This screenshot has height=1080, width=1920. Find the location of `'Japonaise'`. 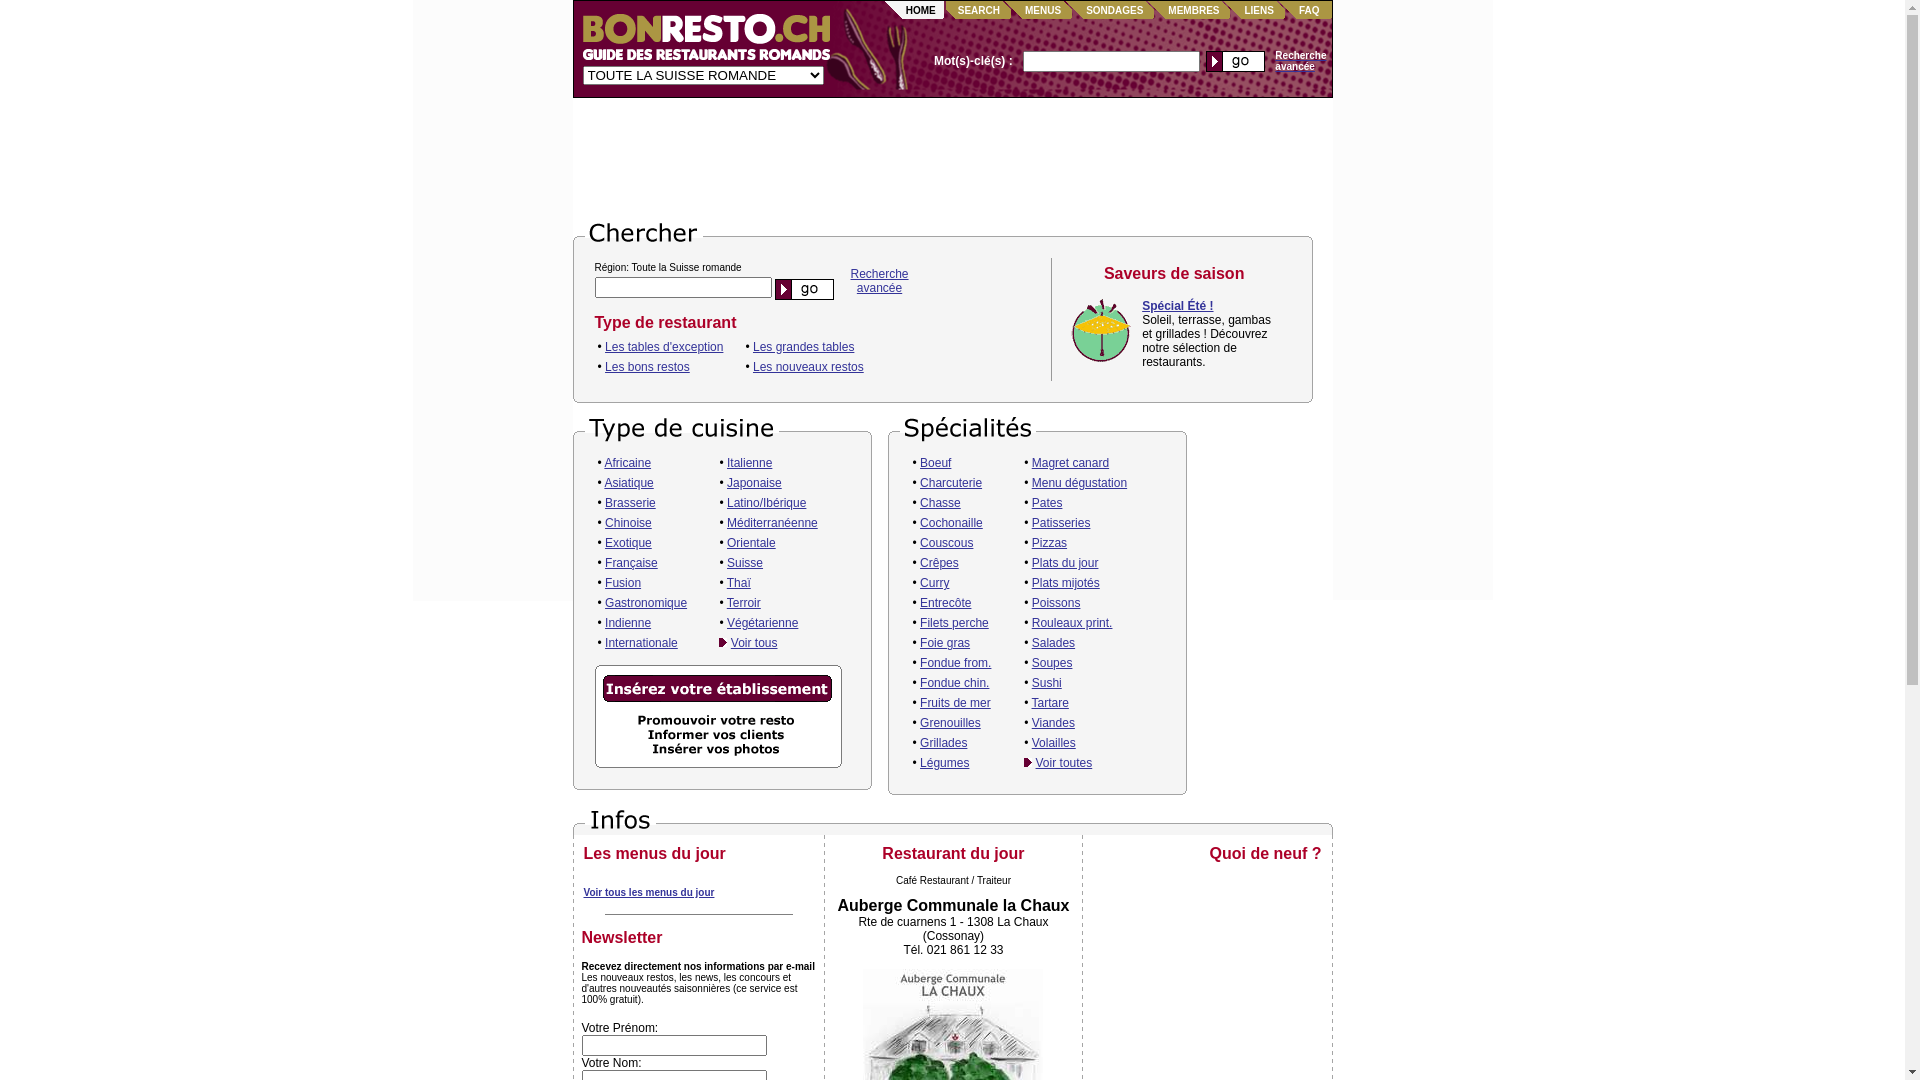

'Japonaise' is located at coordinates (725, 482).